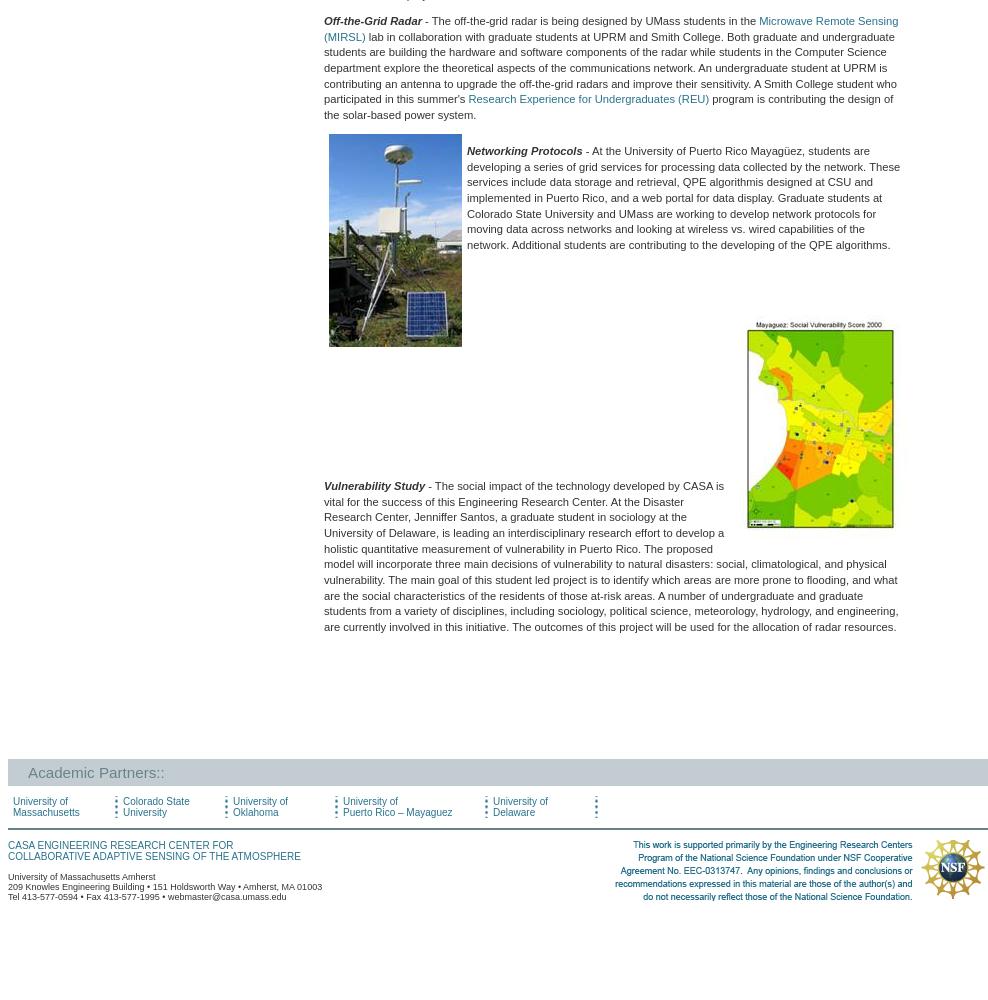 This screenshot has height=1000, width=988. What do you see at coordinates (146, 896) in the screenshot?
I see `'Tel 413-577-0594  •  Fax 413-577-1995  •  webmaster@casa.umass.edu'` at bounding box center [146, 896].